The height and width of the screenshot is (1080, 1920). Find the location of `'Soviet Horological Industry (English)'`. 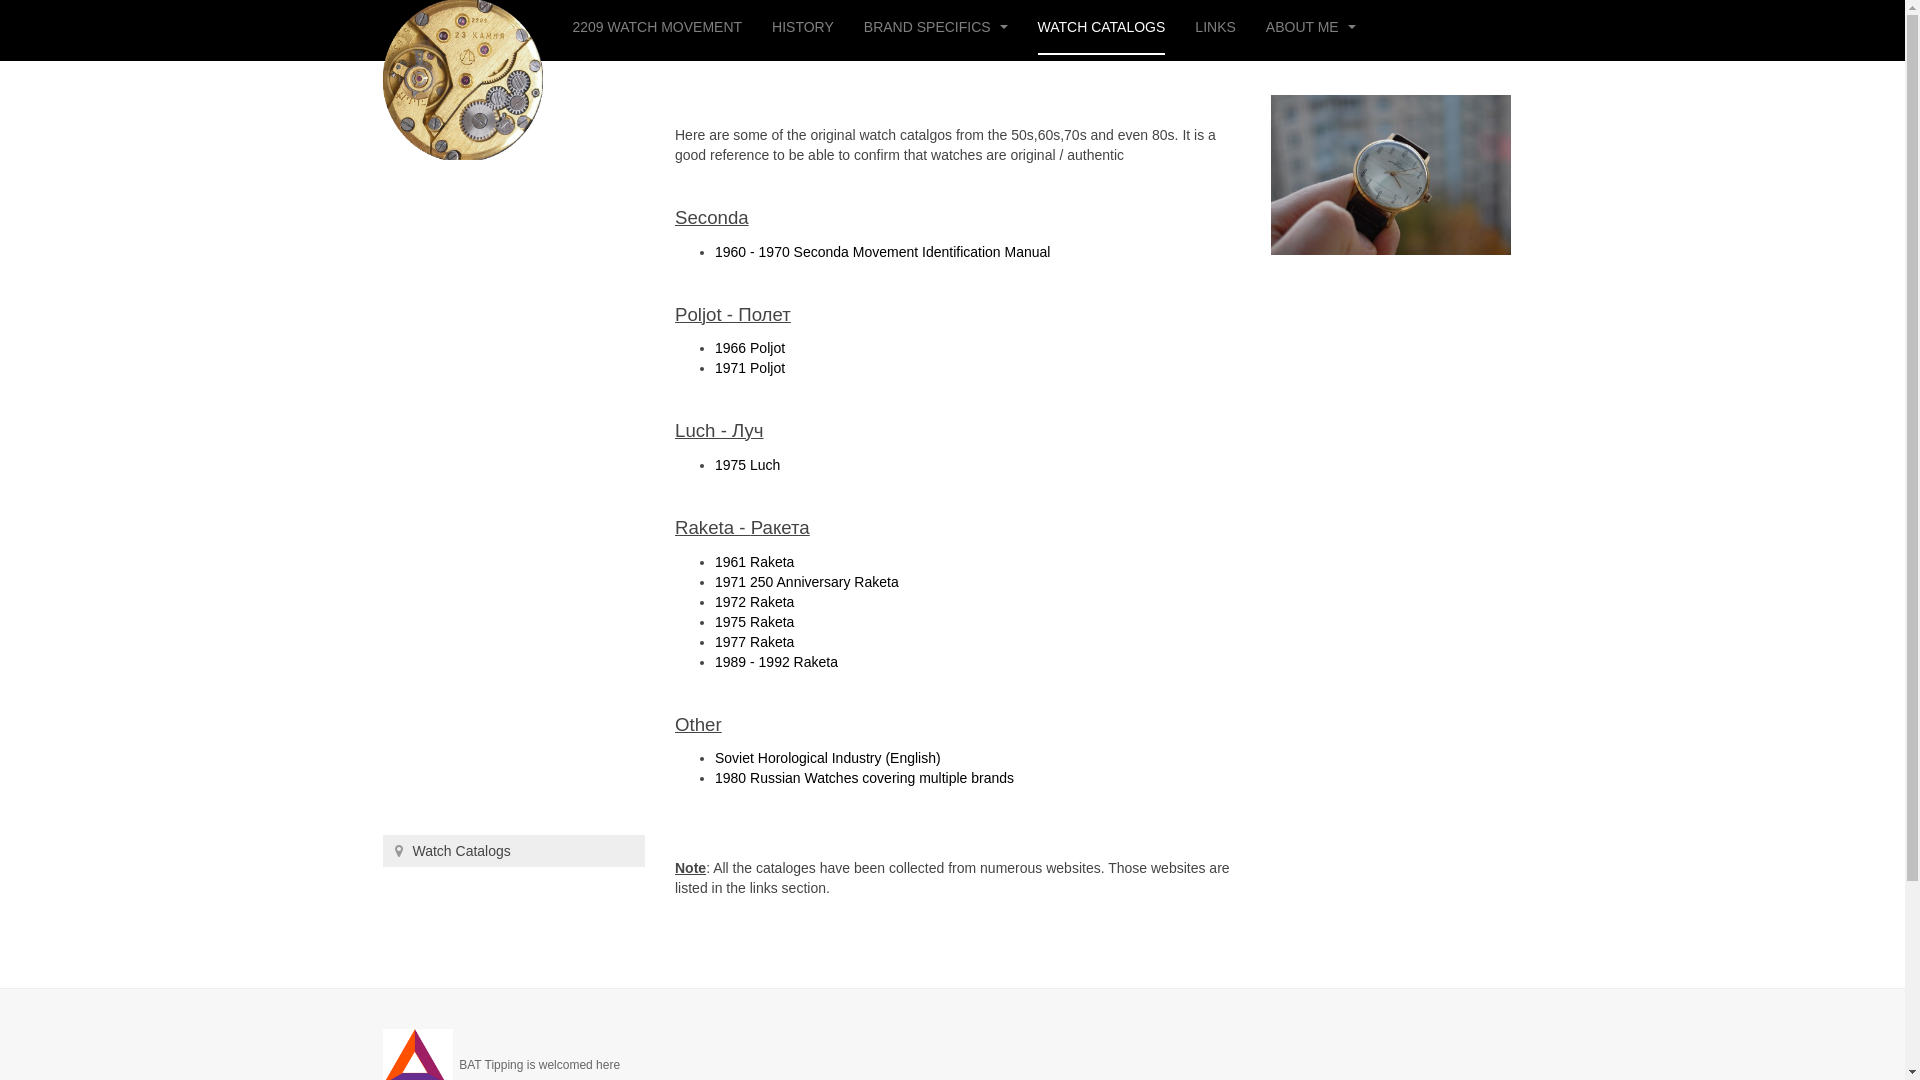

'Soviet Horological Industry (English)' is located at coordinates (828, 758).